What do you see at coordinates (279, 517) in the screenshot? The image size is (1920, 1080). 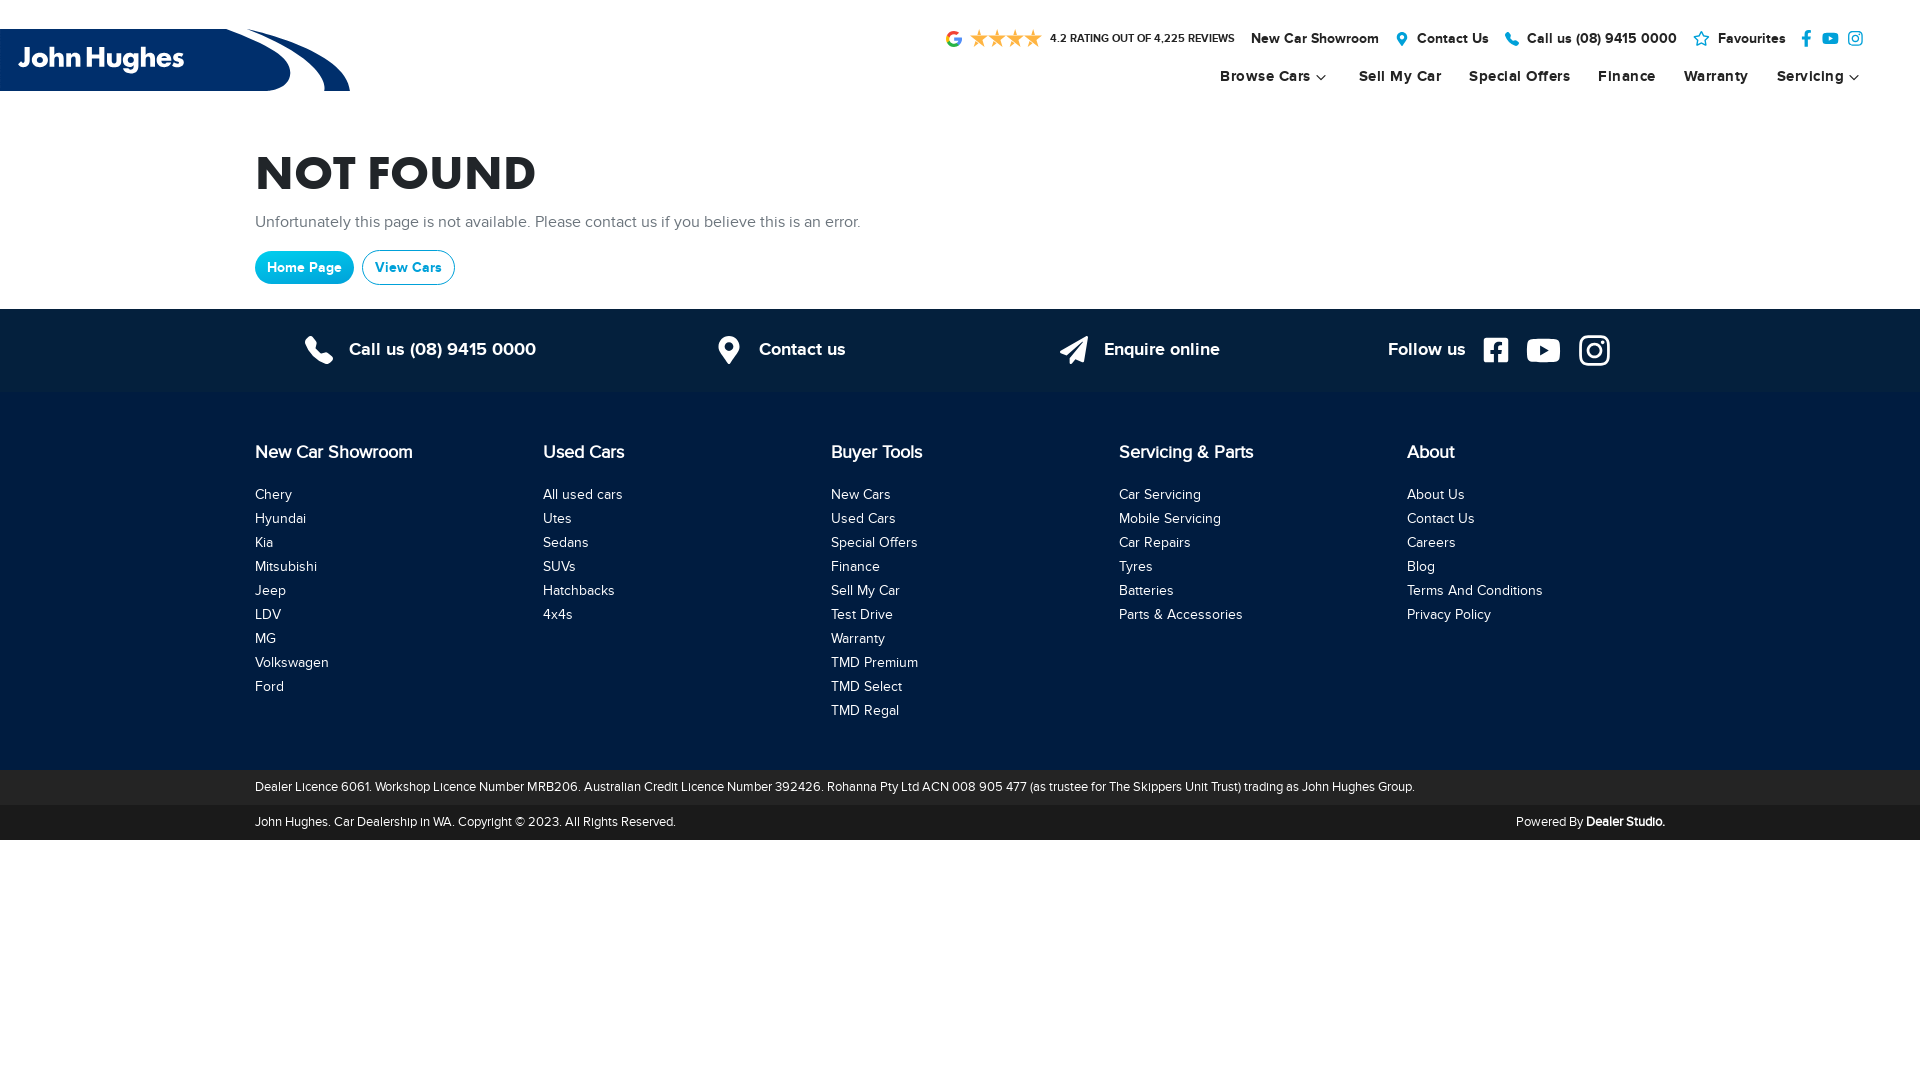 I see `'Hyundai'` at bounding box center [279, 517].